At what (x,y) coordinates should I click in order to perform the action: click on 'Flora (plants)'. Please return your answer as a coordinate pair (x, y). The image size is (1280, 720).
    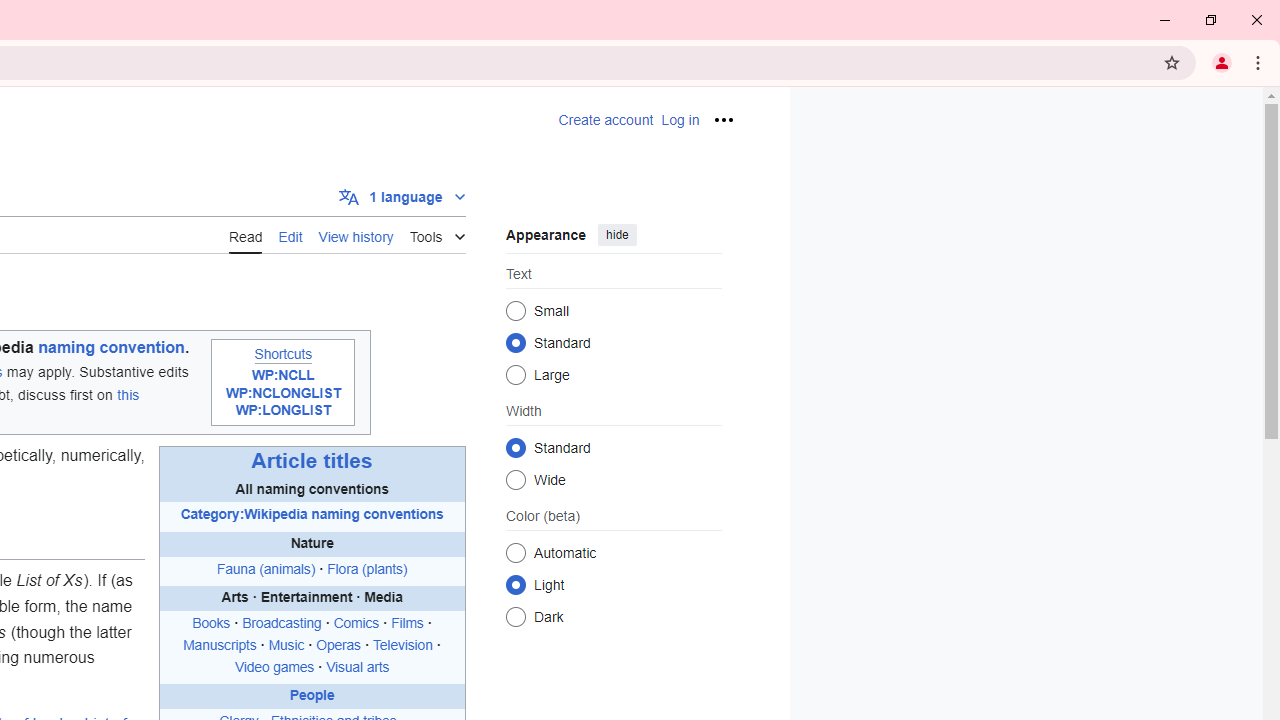
    Looking at the image, I should click on (367, 568).